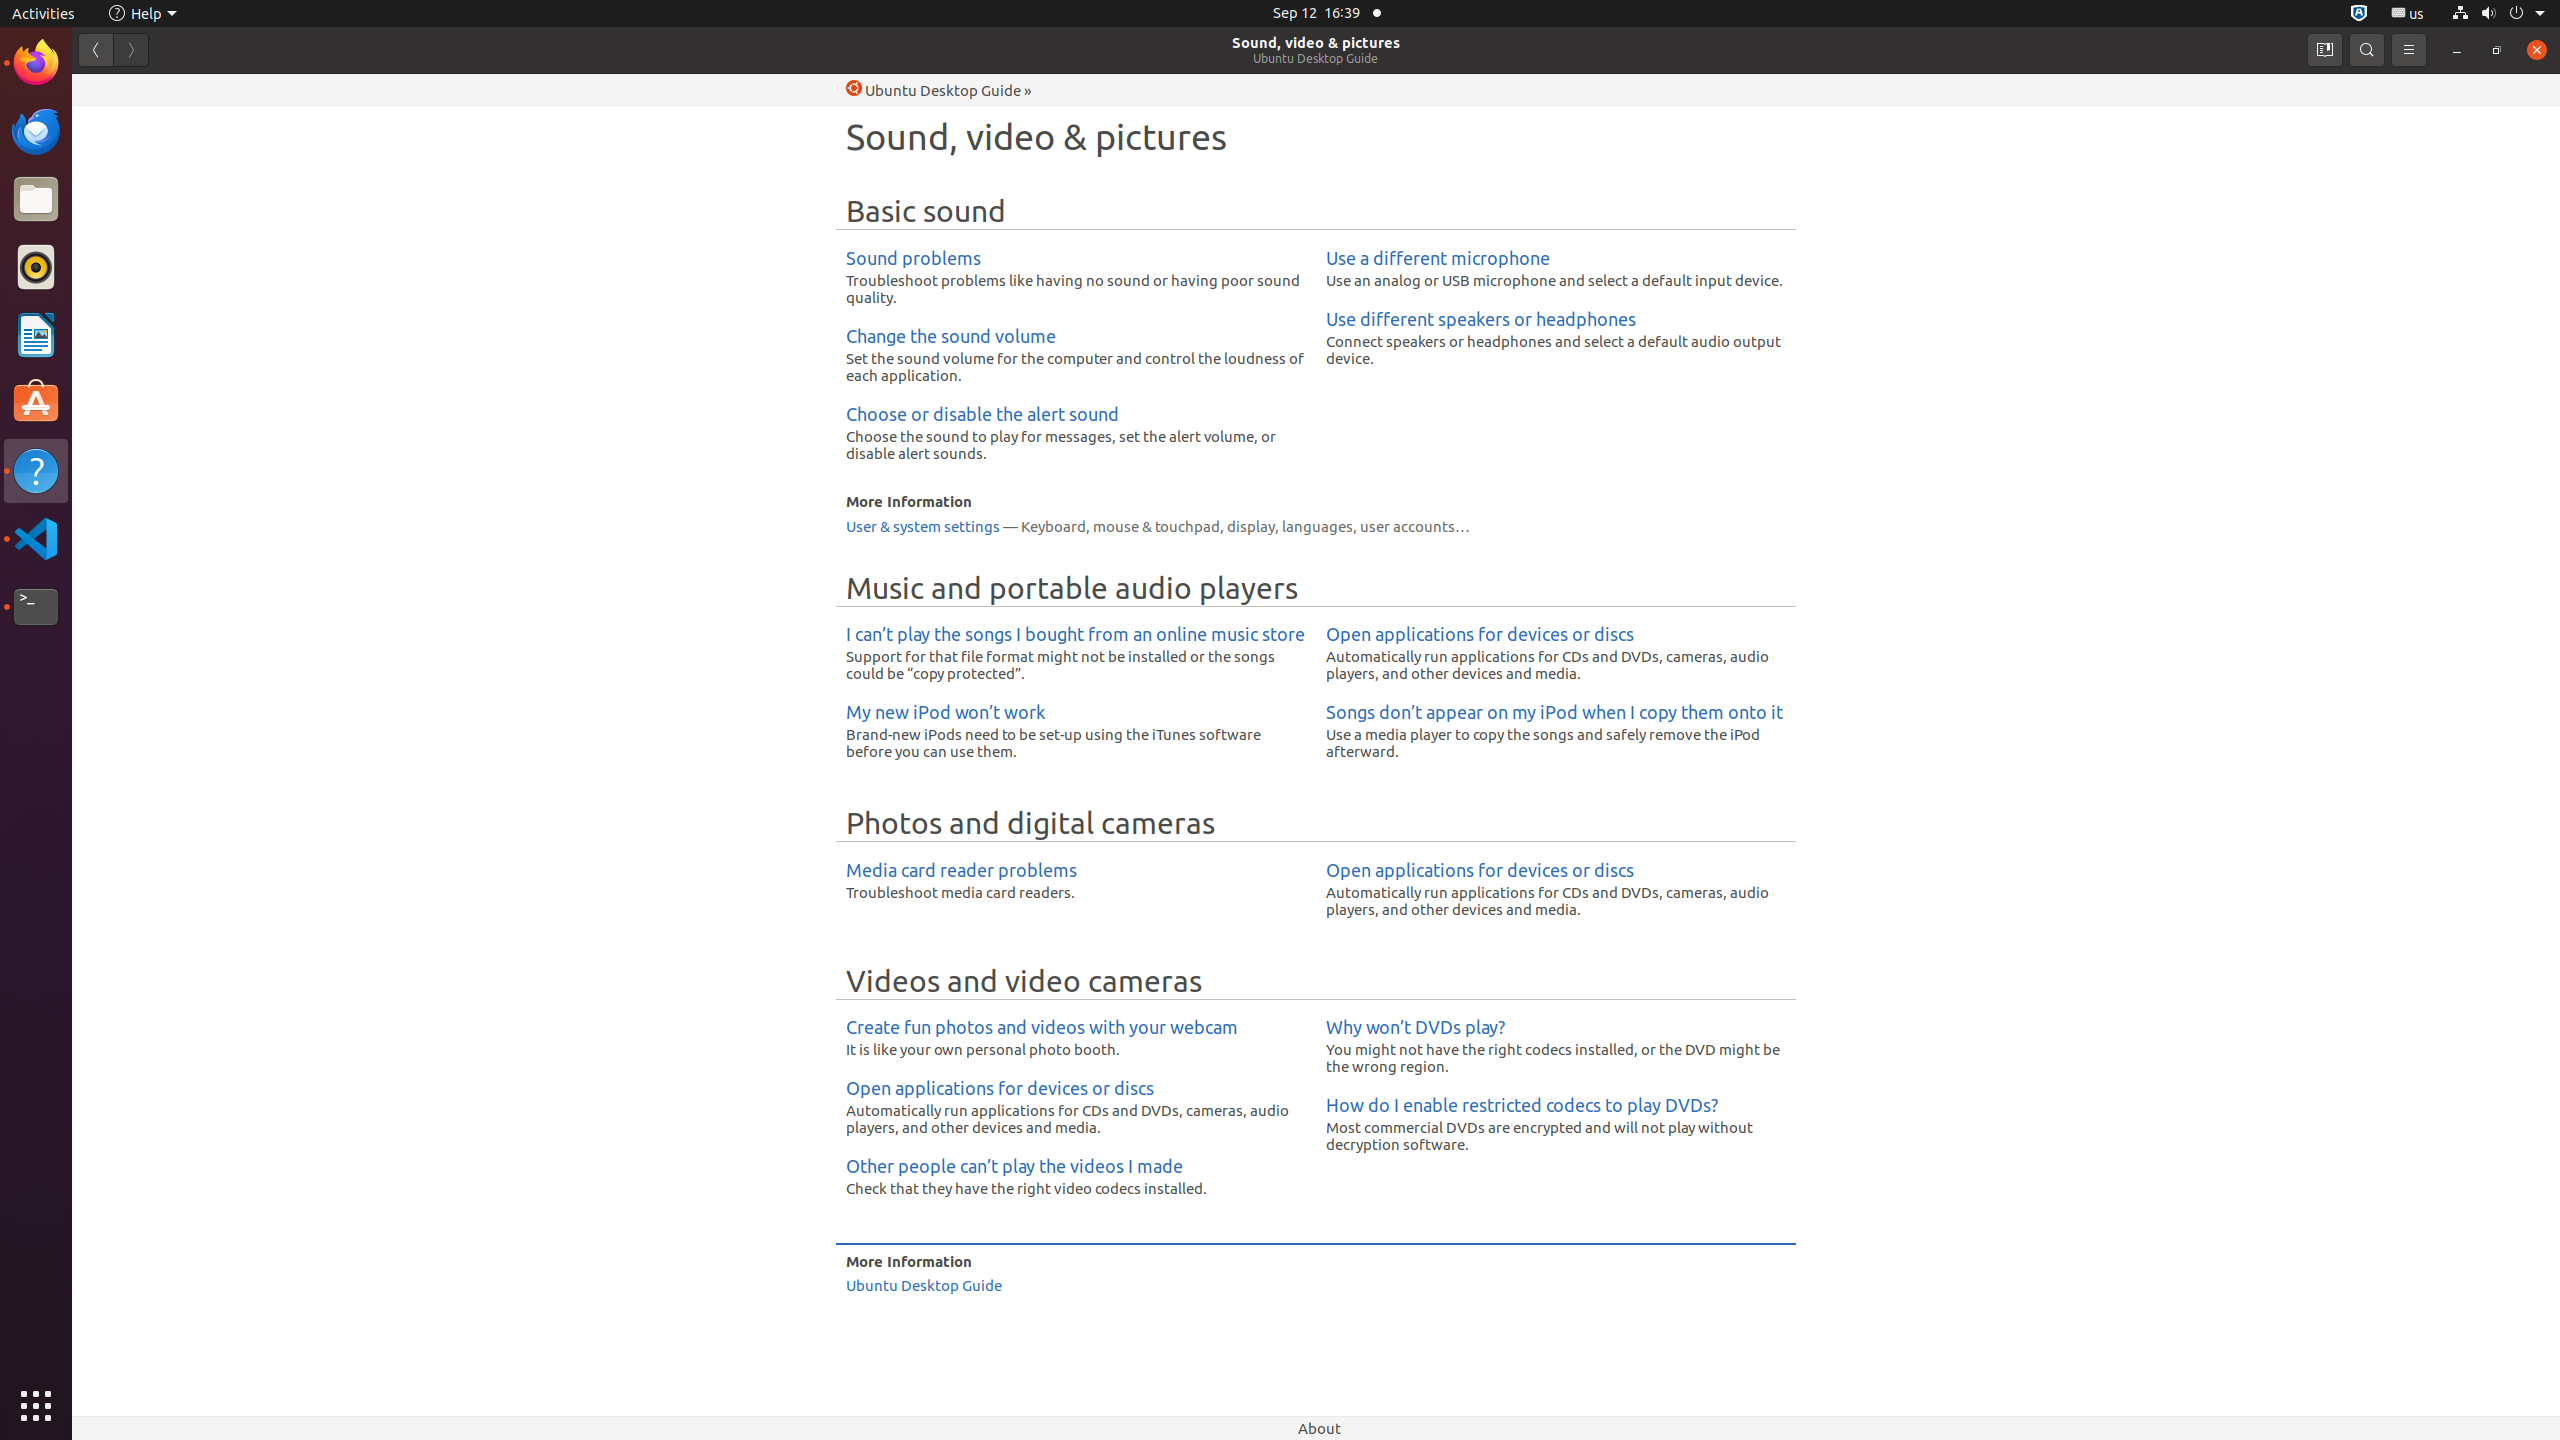 Image resolution: width=2560 pixels, height=1440 pixels. Describe the element at coordinates (1075, 731) in the screenshot. I see `'My new iPod won’t work Brand-new iPods need to be set-up using the iTunes software before you can use them.'` at that location.